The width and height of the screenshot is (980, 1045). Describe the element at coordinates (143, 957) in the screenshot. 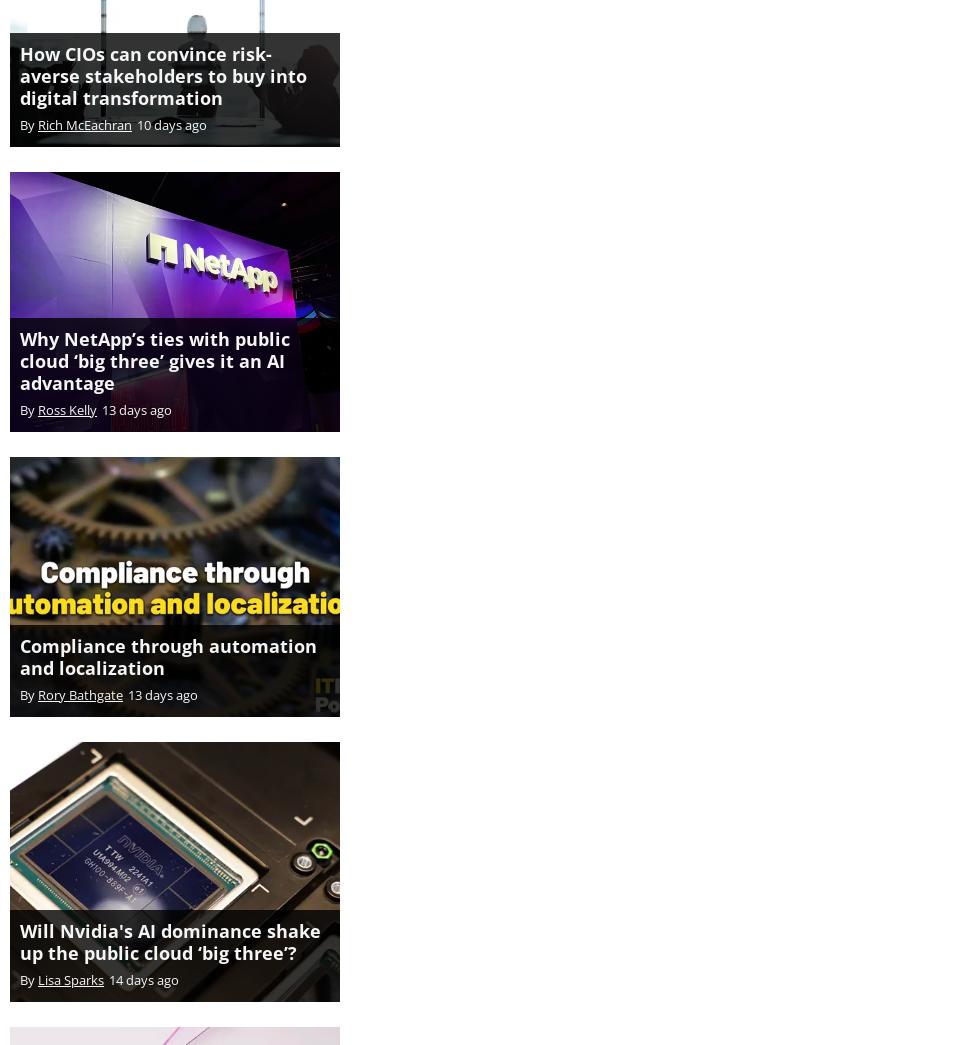

I see `'14 days ago'` at that location.